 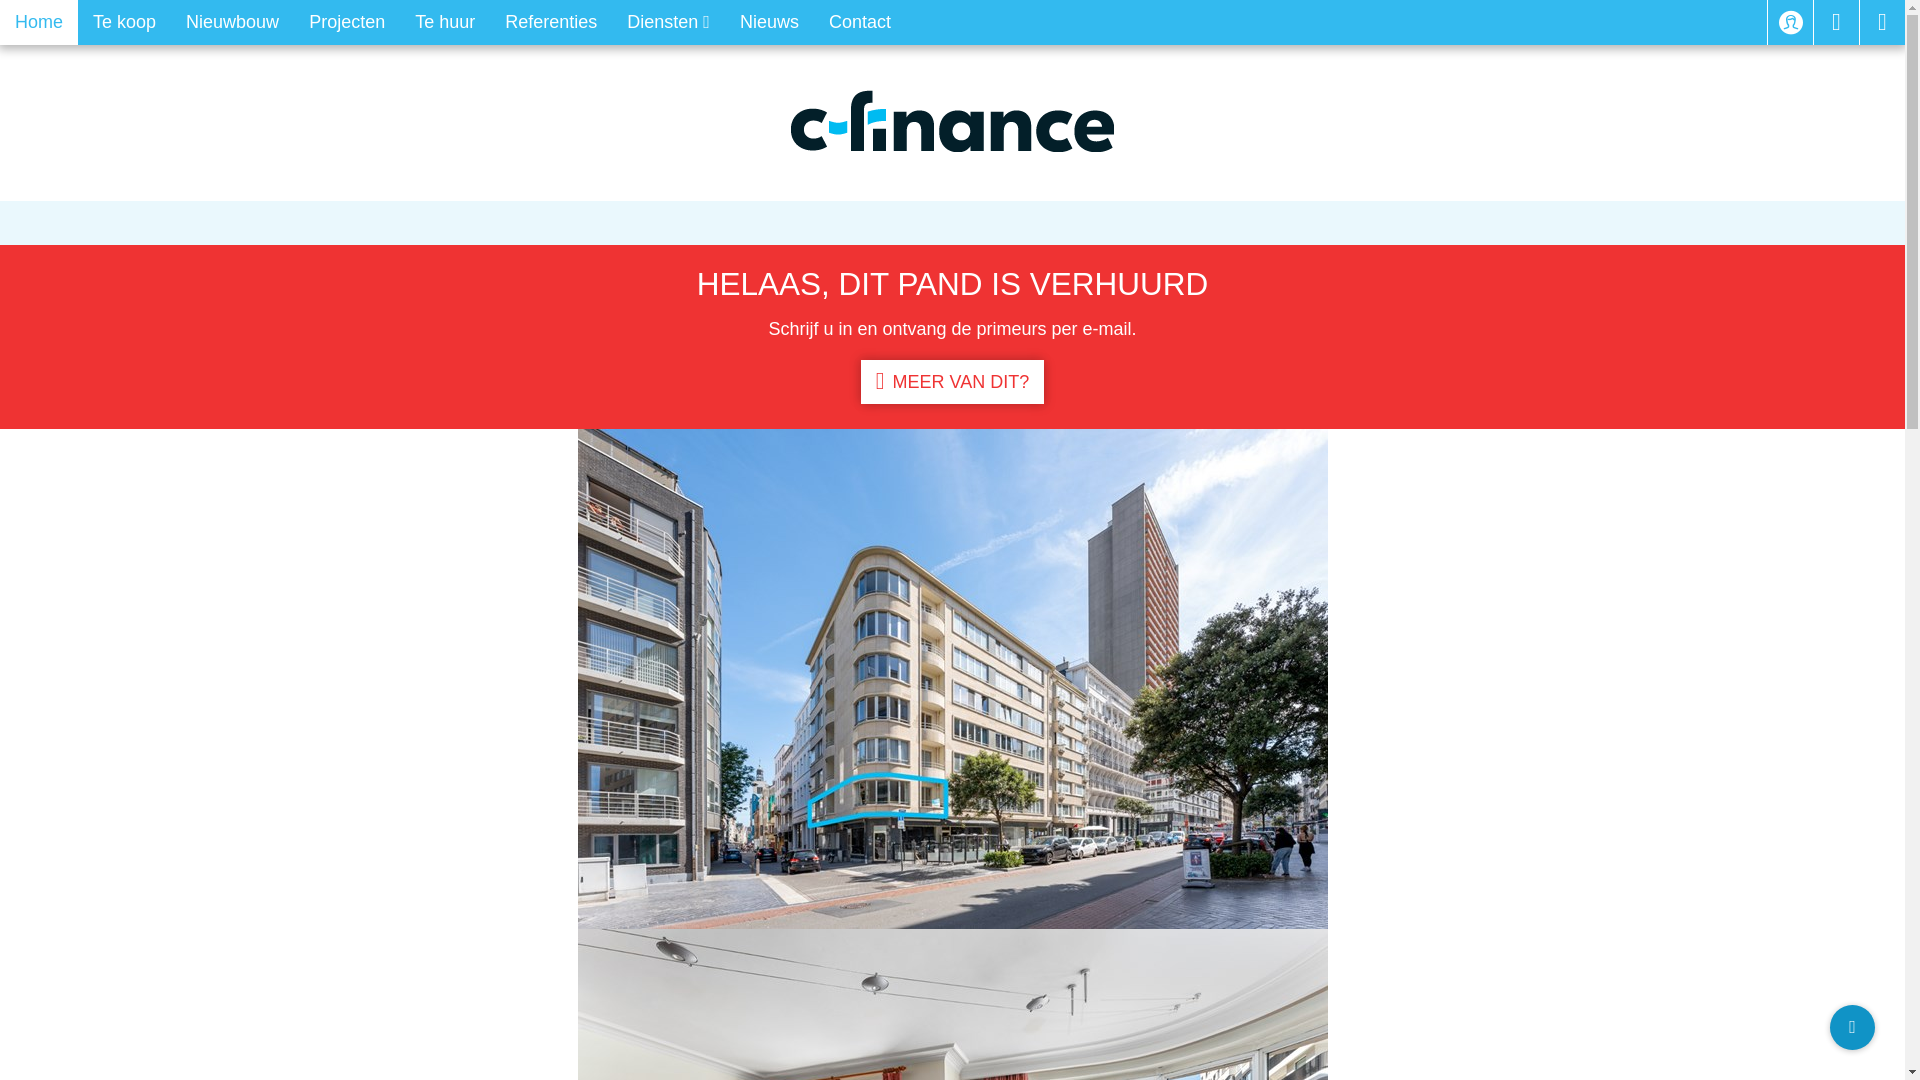 I want to click on 'Te koop', so click(x=123, y=22).